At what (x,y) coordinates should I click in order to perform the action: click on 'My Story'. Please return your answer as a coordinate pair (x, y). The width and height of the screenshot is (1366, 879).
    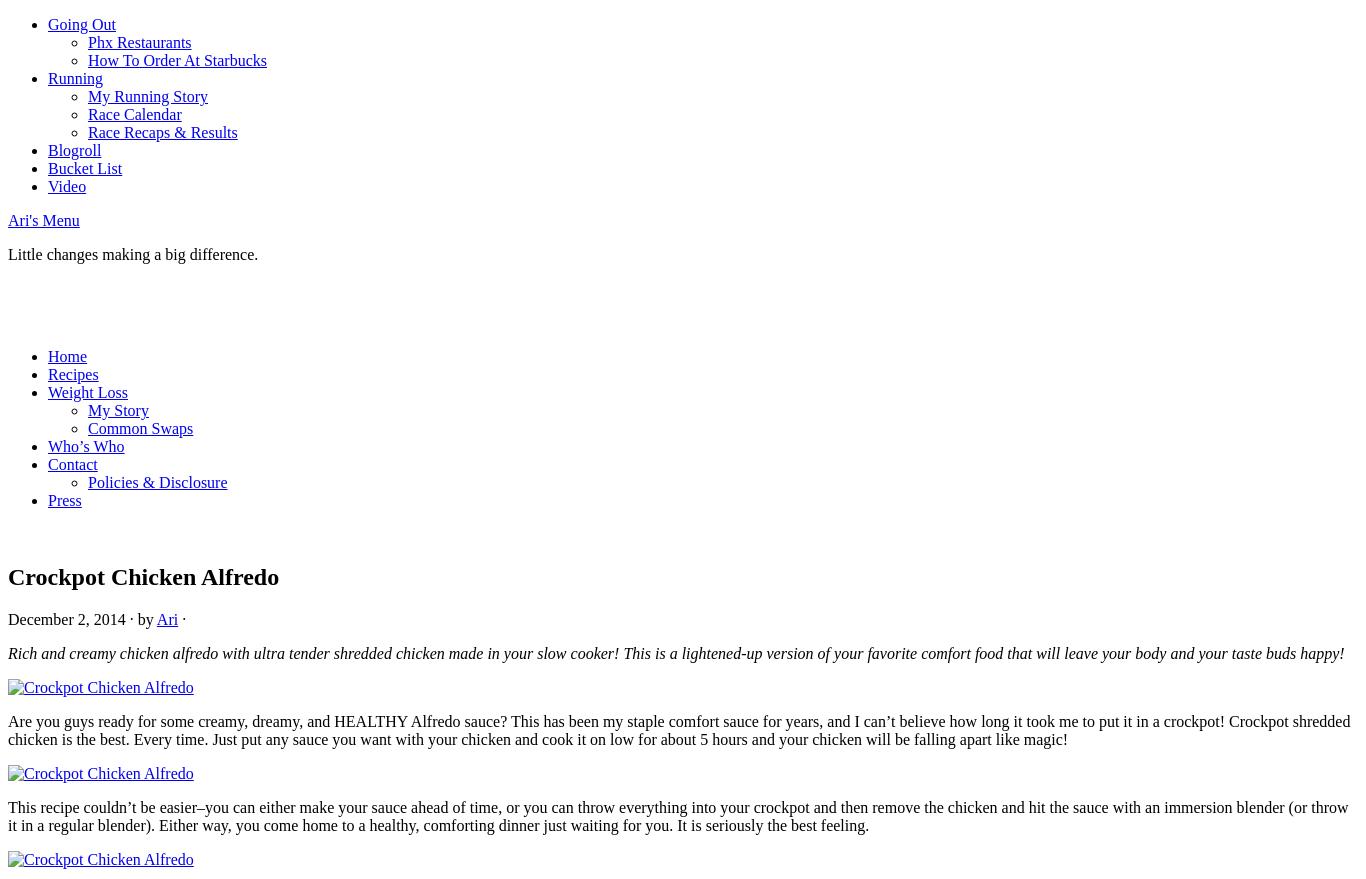
    Looking at the image, I should click on (117, 409).